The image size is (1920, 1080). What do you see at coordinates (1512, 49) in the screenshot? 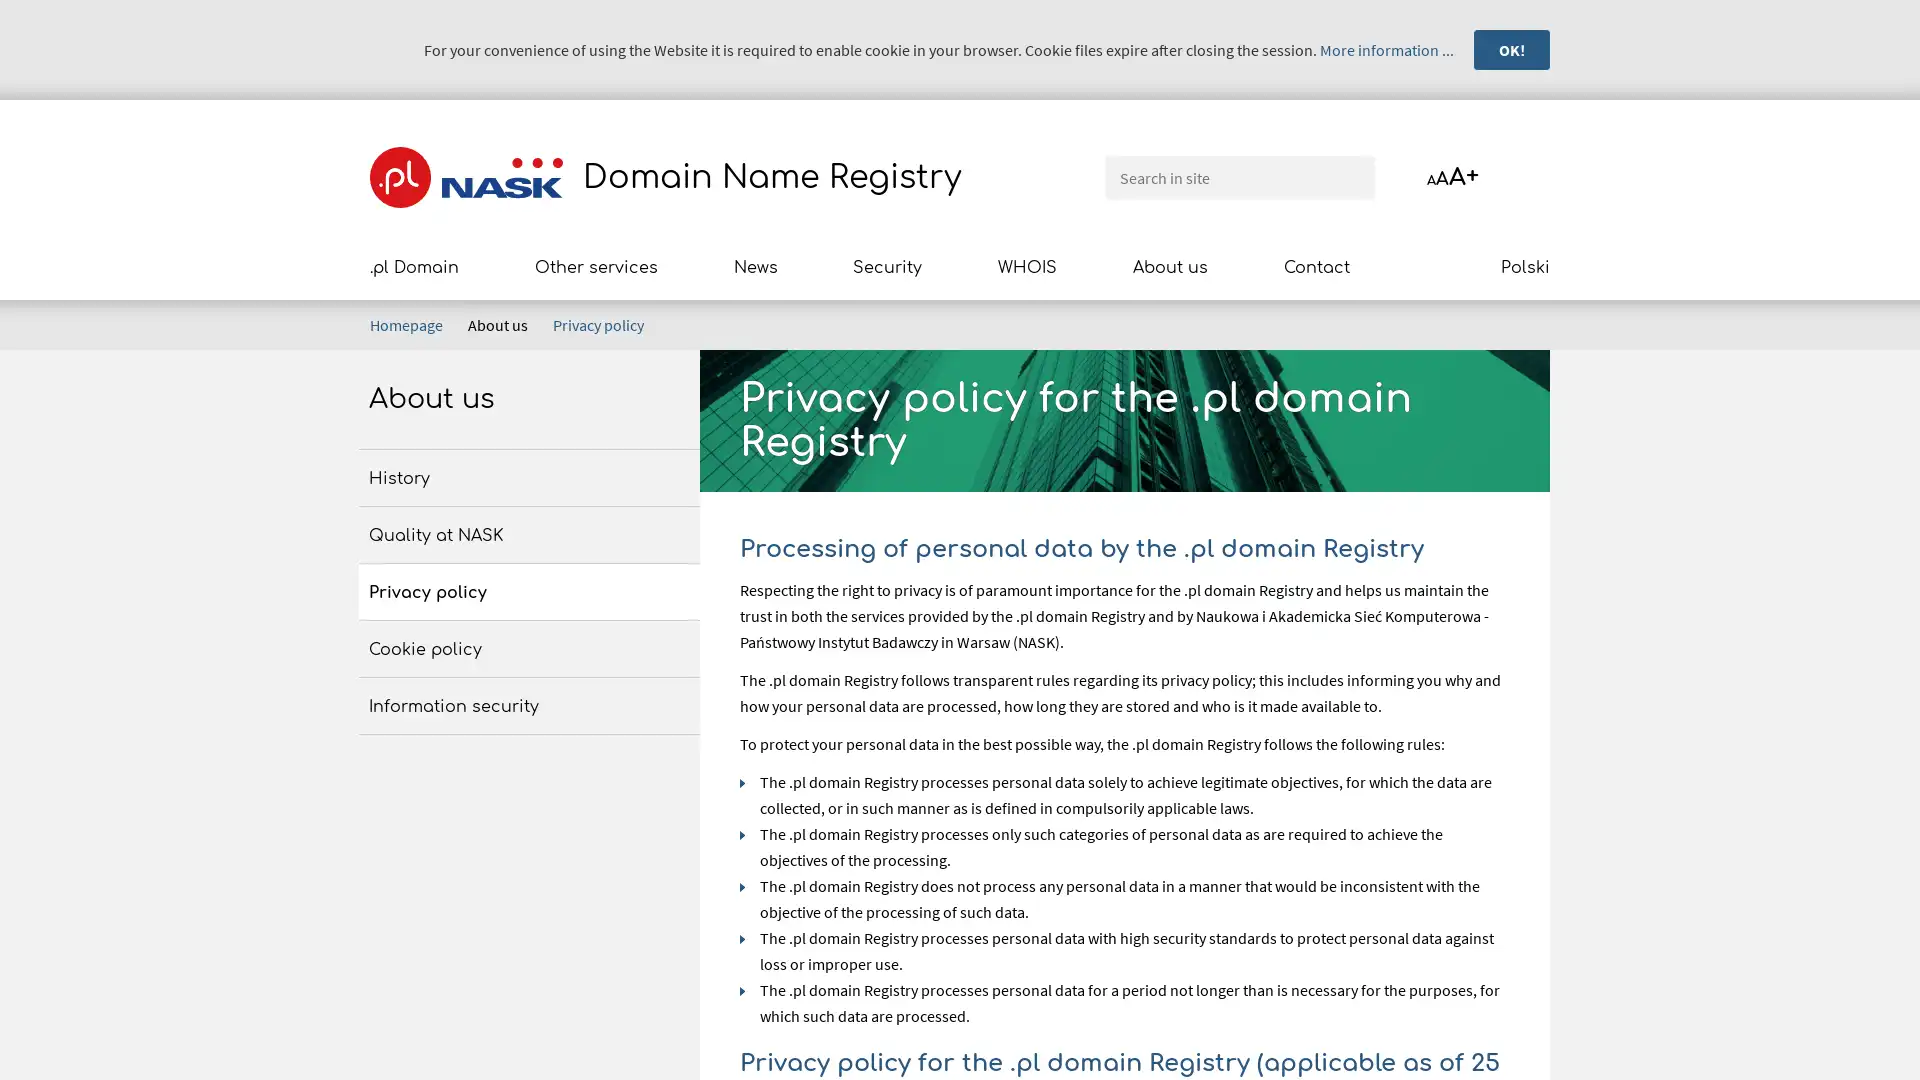
I see `OK!` at bounding box center [1512, 49].